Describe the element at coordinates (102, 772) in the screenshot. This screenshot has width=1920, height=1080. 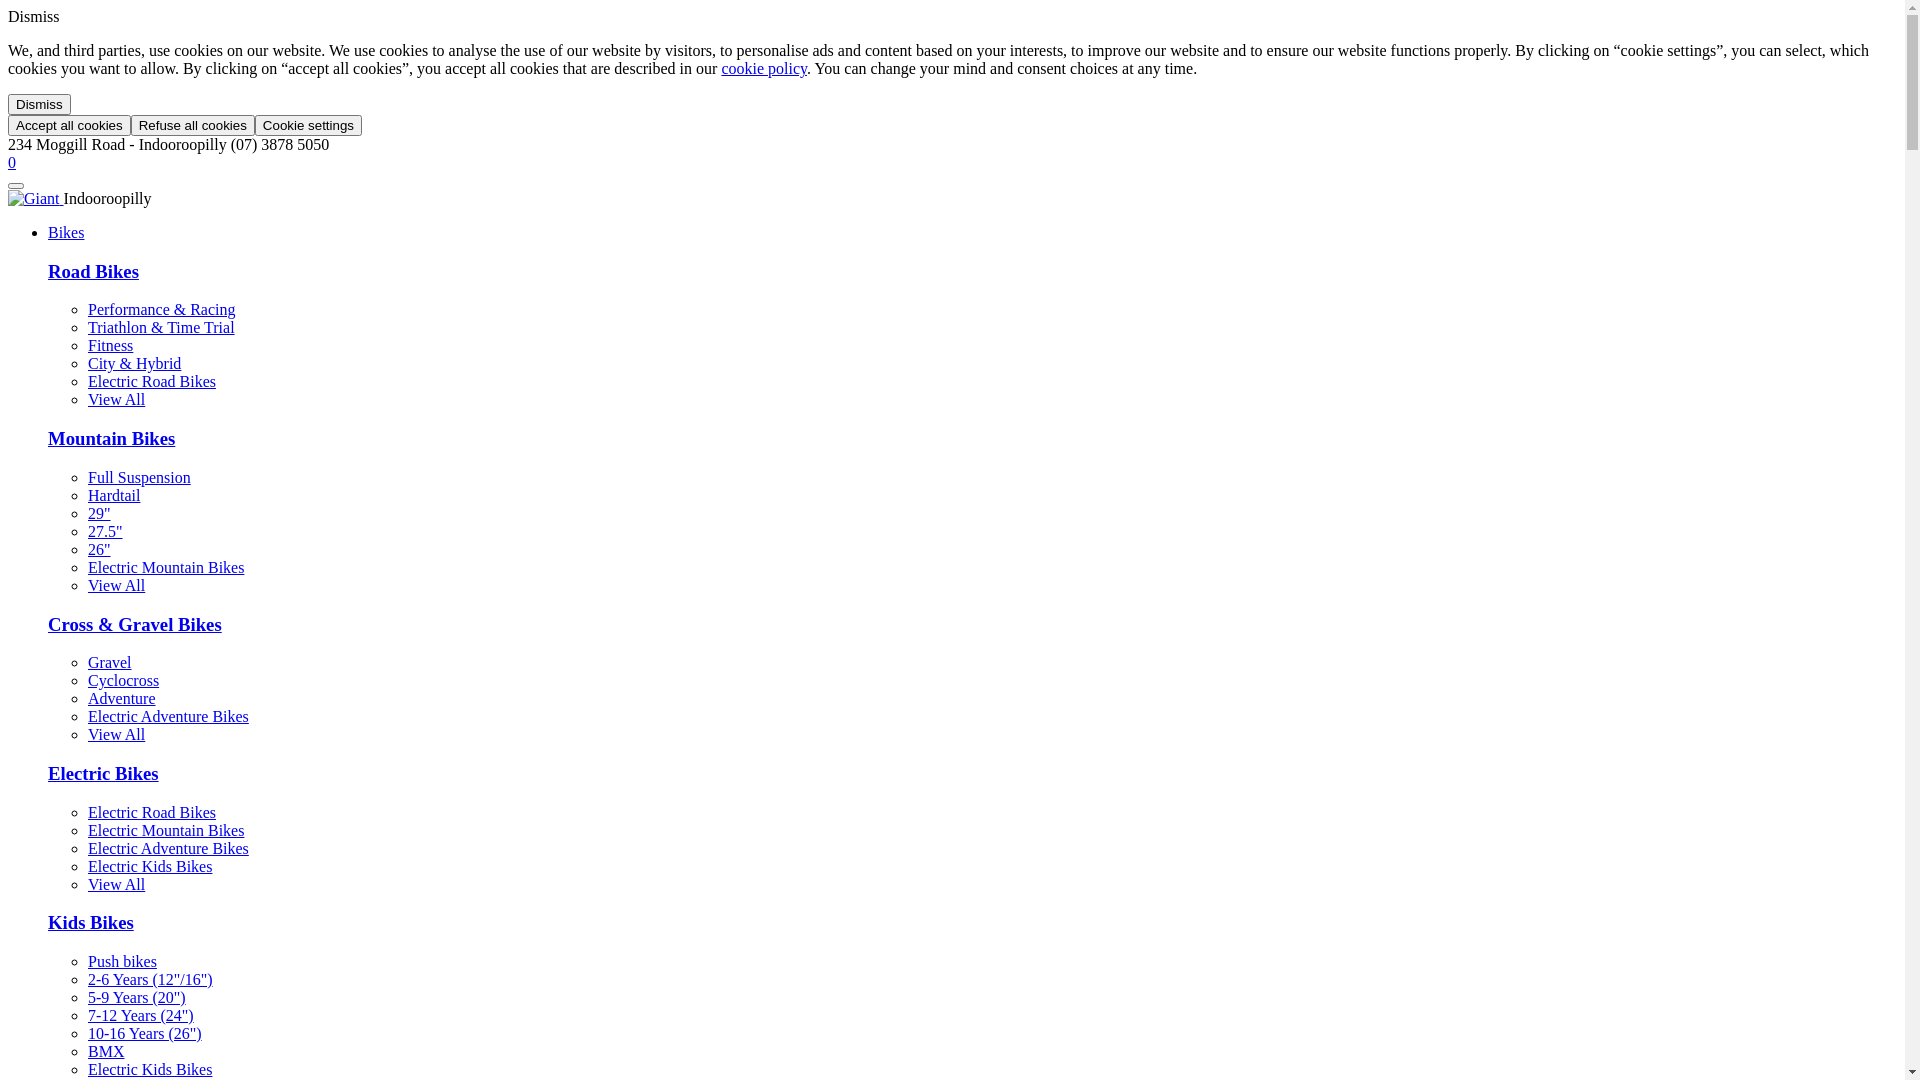
I see `'Electric Bikes'` at that location.